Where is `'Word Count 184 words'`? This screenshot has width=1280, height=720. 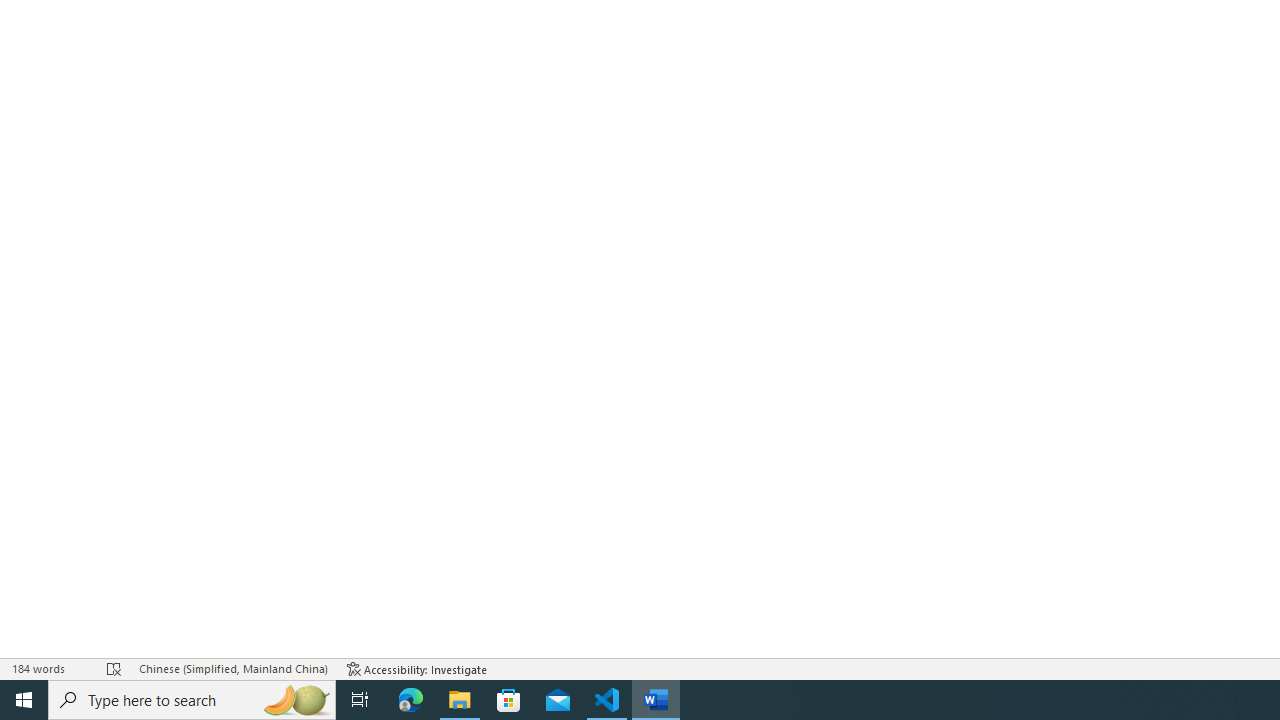 'Word Count 184 words' is located at coordinates (49, 669).